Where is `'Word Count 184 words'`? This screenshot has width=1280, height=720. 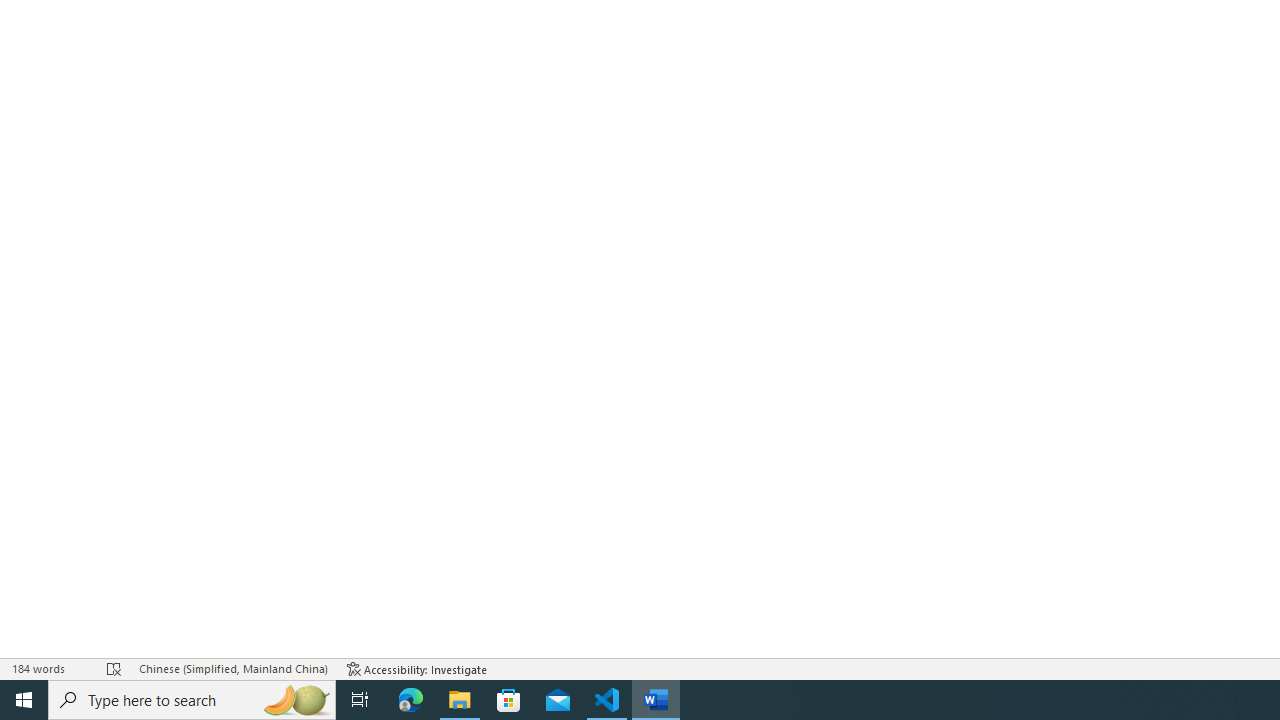 'Word Count 184 words' is located at coordinates (49, 669).